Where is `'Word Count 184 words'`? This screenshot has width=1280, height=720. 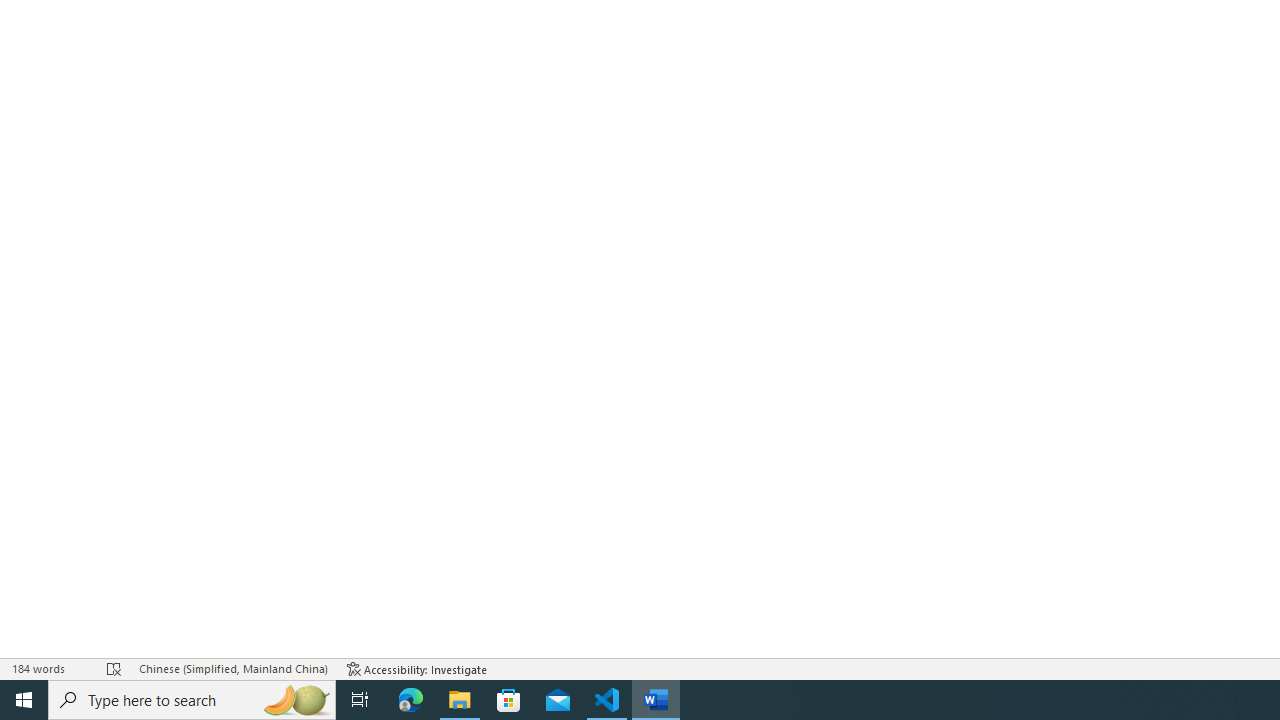 'Word Count 184 words' is located at coordinates (49, 669).